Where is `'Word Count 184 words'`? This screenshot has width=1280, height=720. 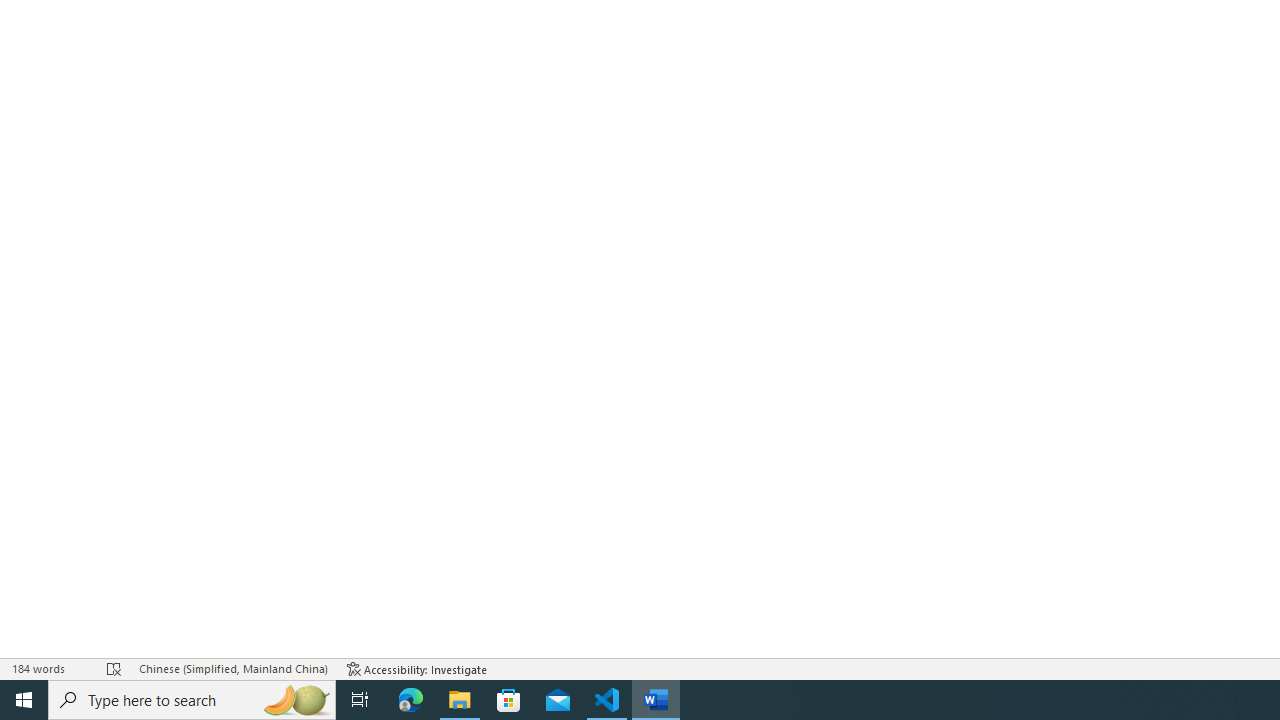 'Word Count 184 words' is located at coordinates (49, 669).